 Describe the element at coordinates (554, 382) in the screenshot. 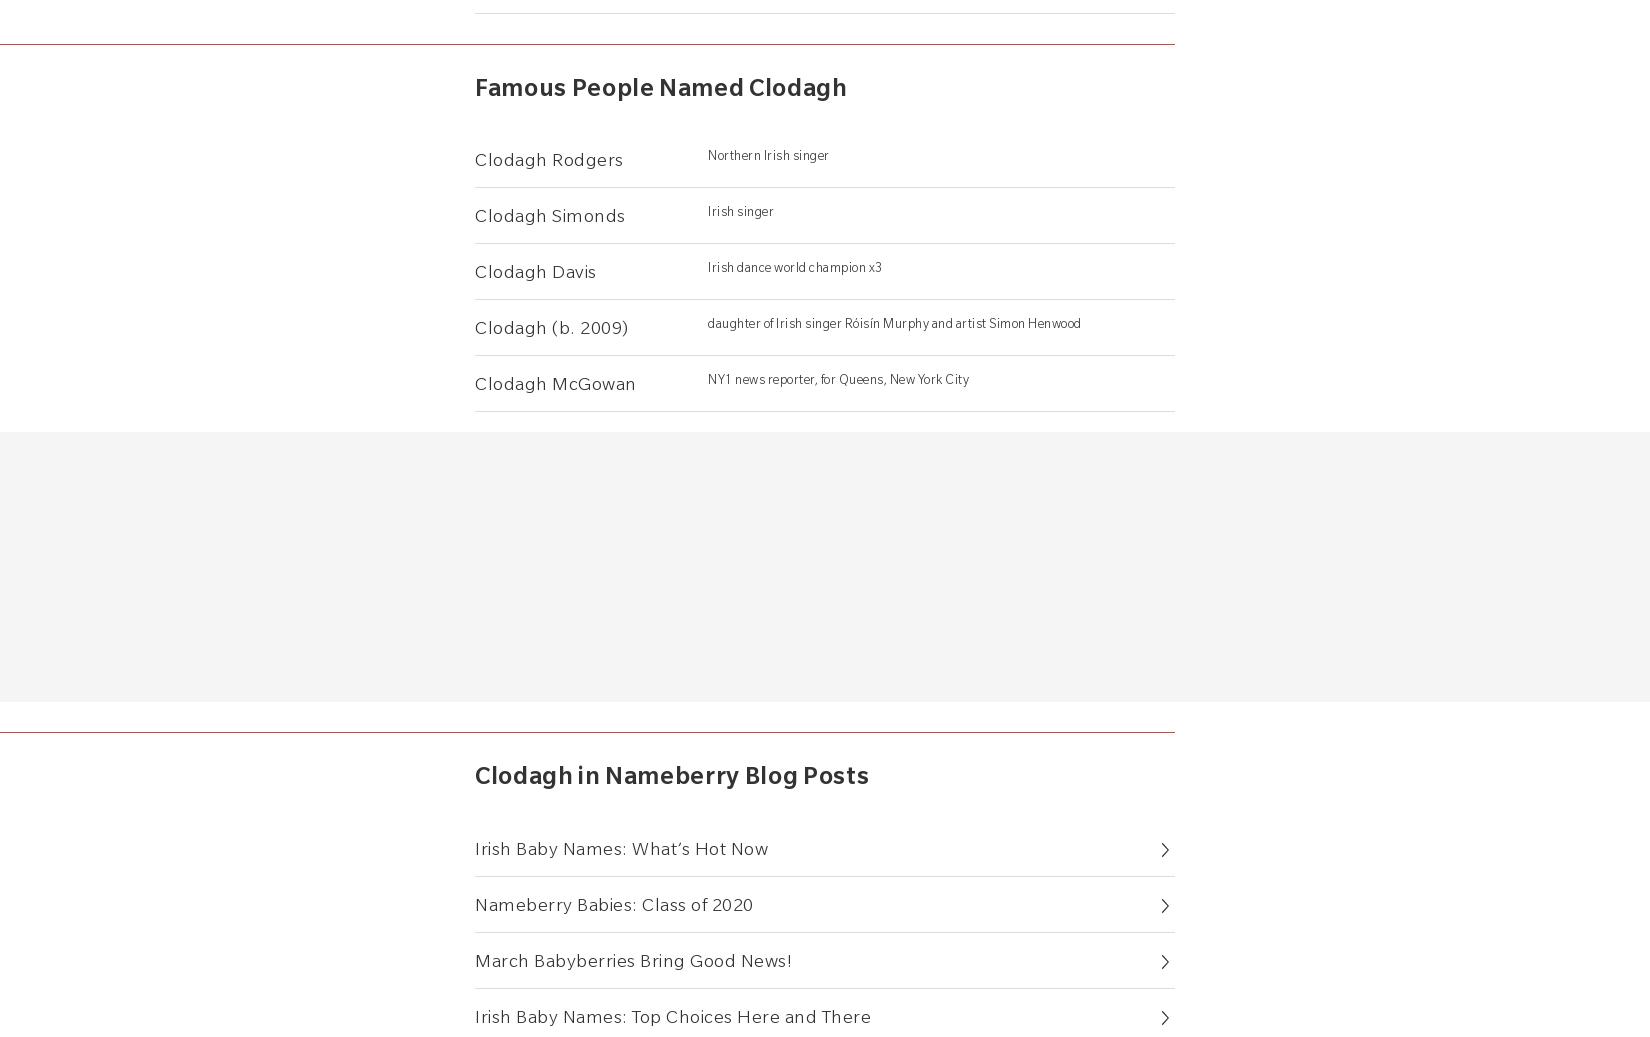

I see `'Clodagh McGowan'` at that location.